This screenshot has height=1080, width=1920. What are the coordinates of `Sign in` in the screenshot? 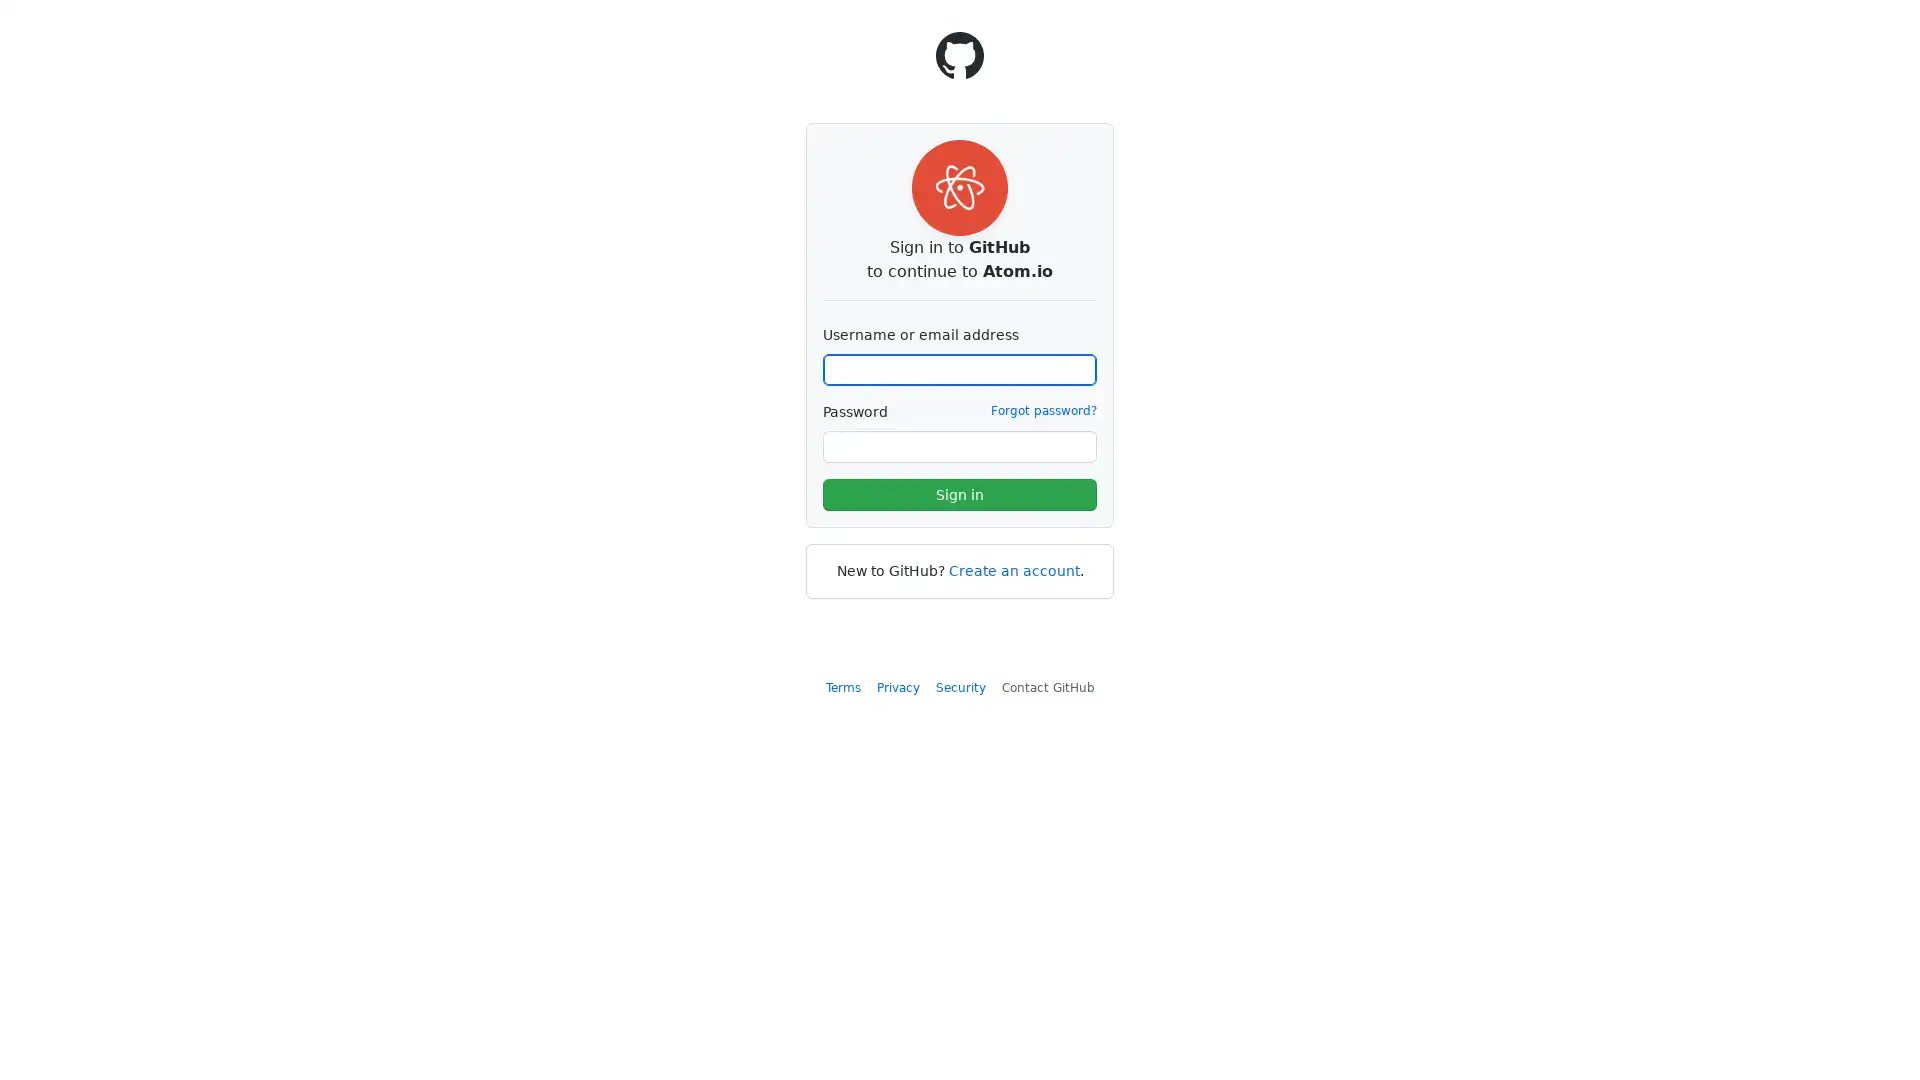 It's located at (960, 494).